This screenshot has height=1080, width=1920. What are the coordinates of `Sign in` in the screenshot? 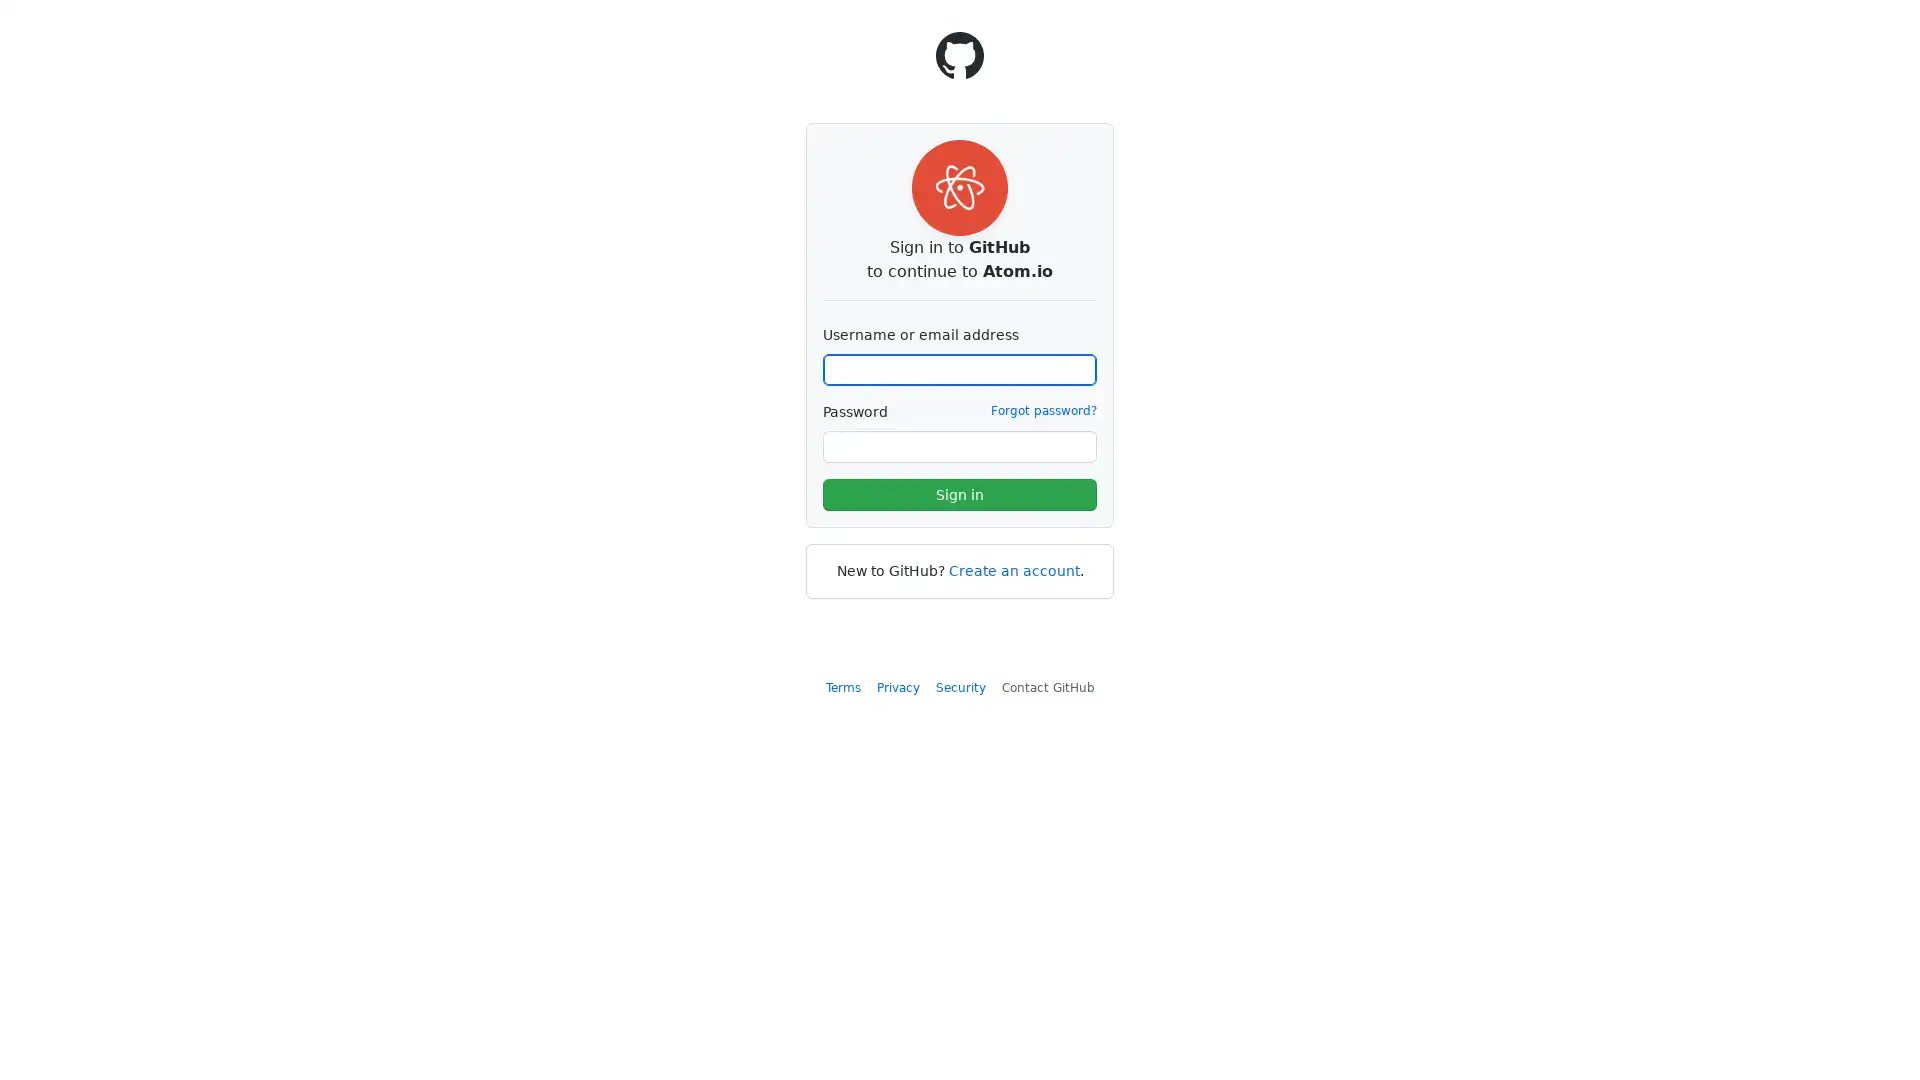 It's located at (960, 494).